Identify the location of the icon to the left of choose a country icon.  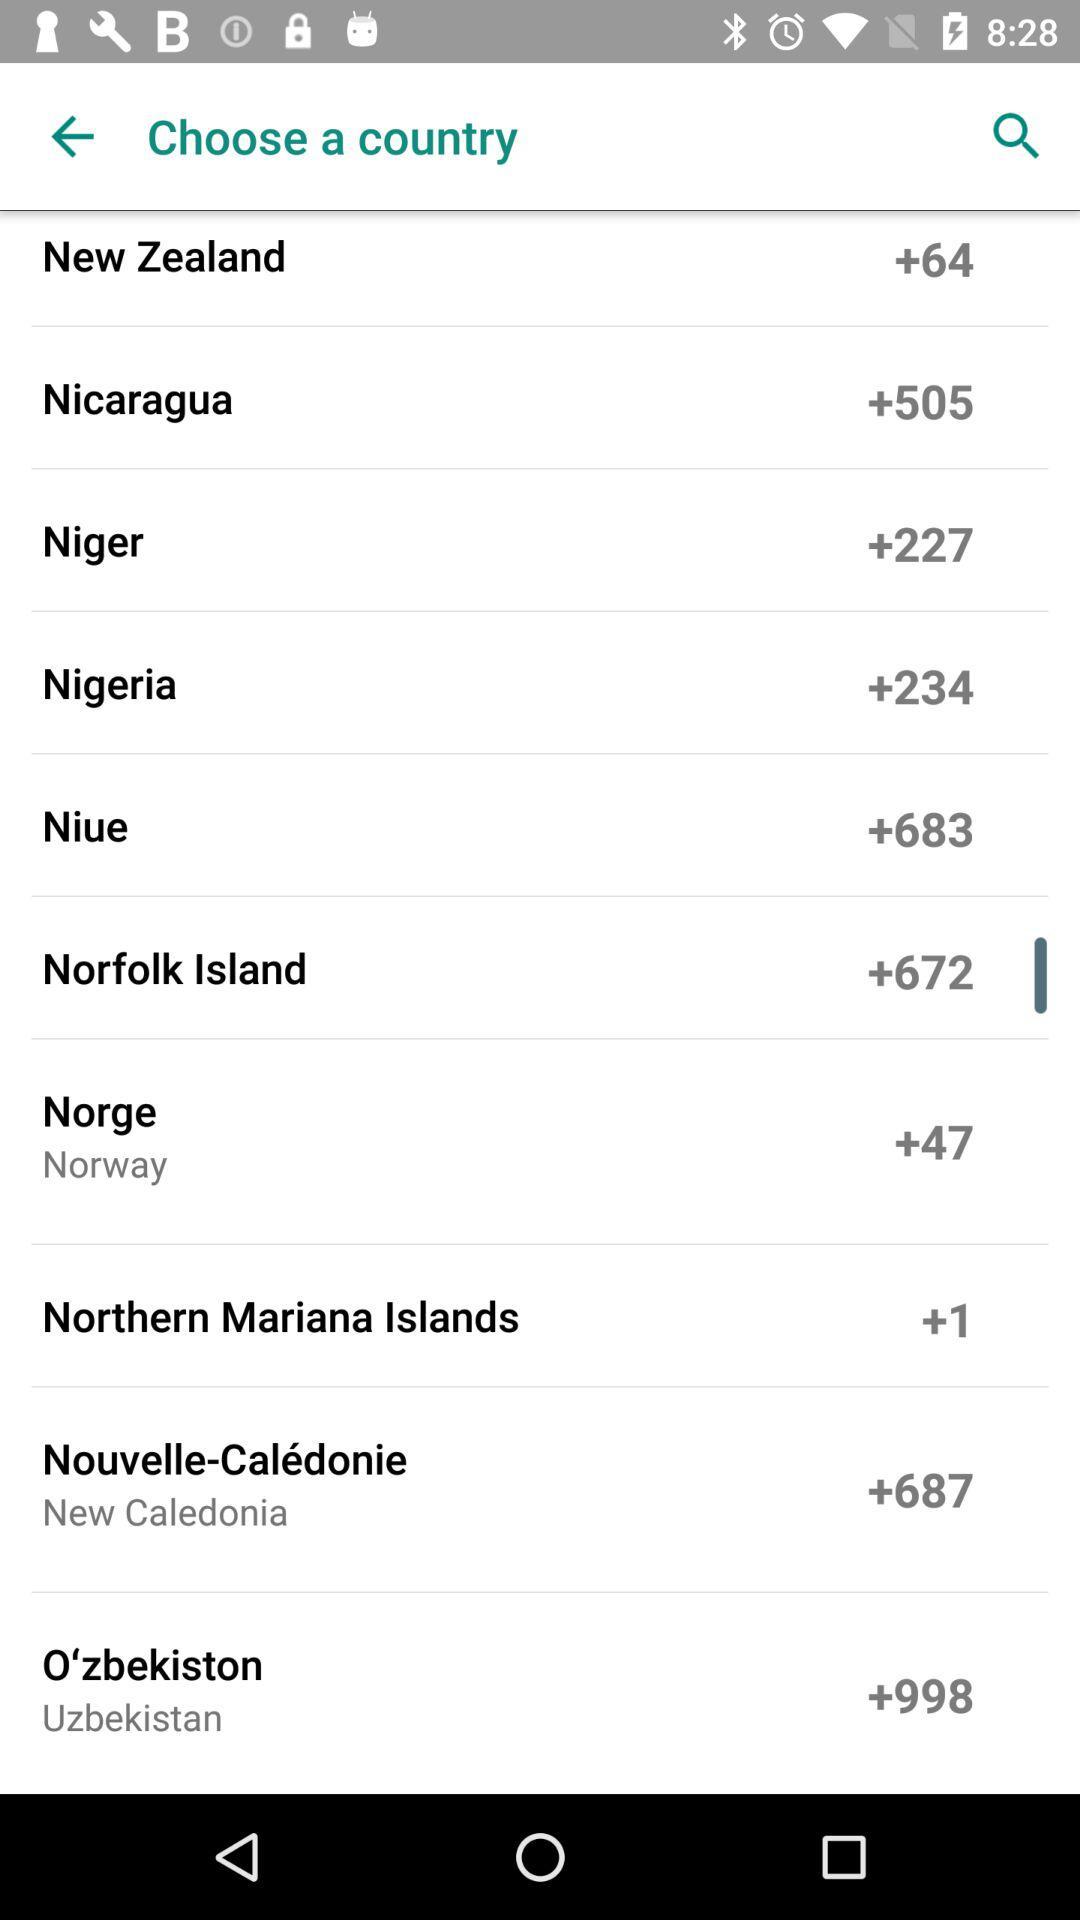
(72, 135).